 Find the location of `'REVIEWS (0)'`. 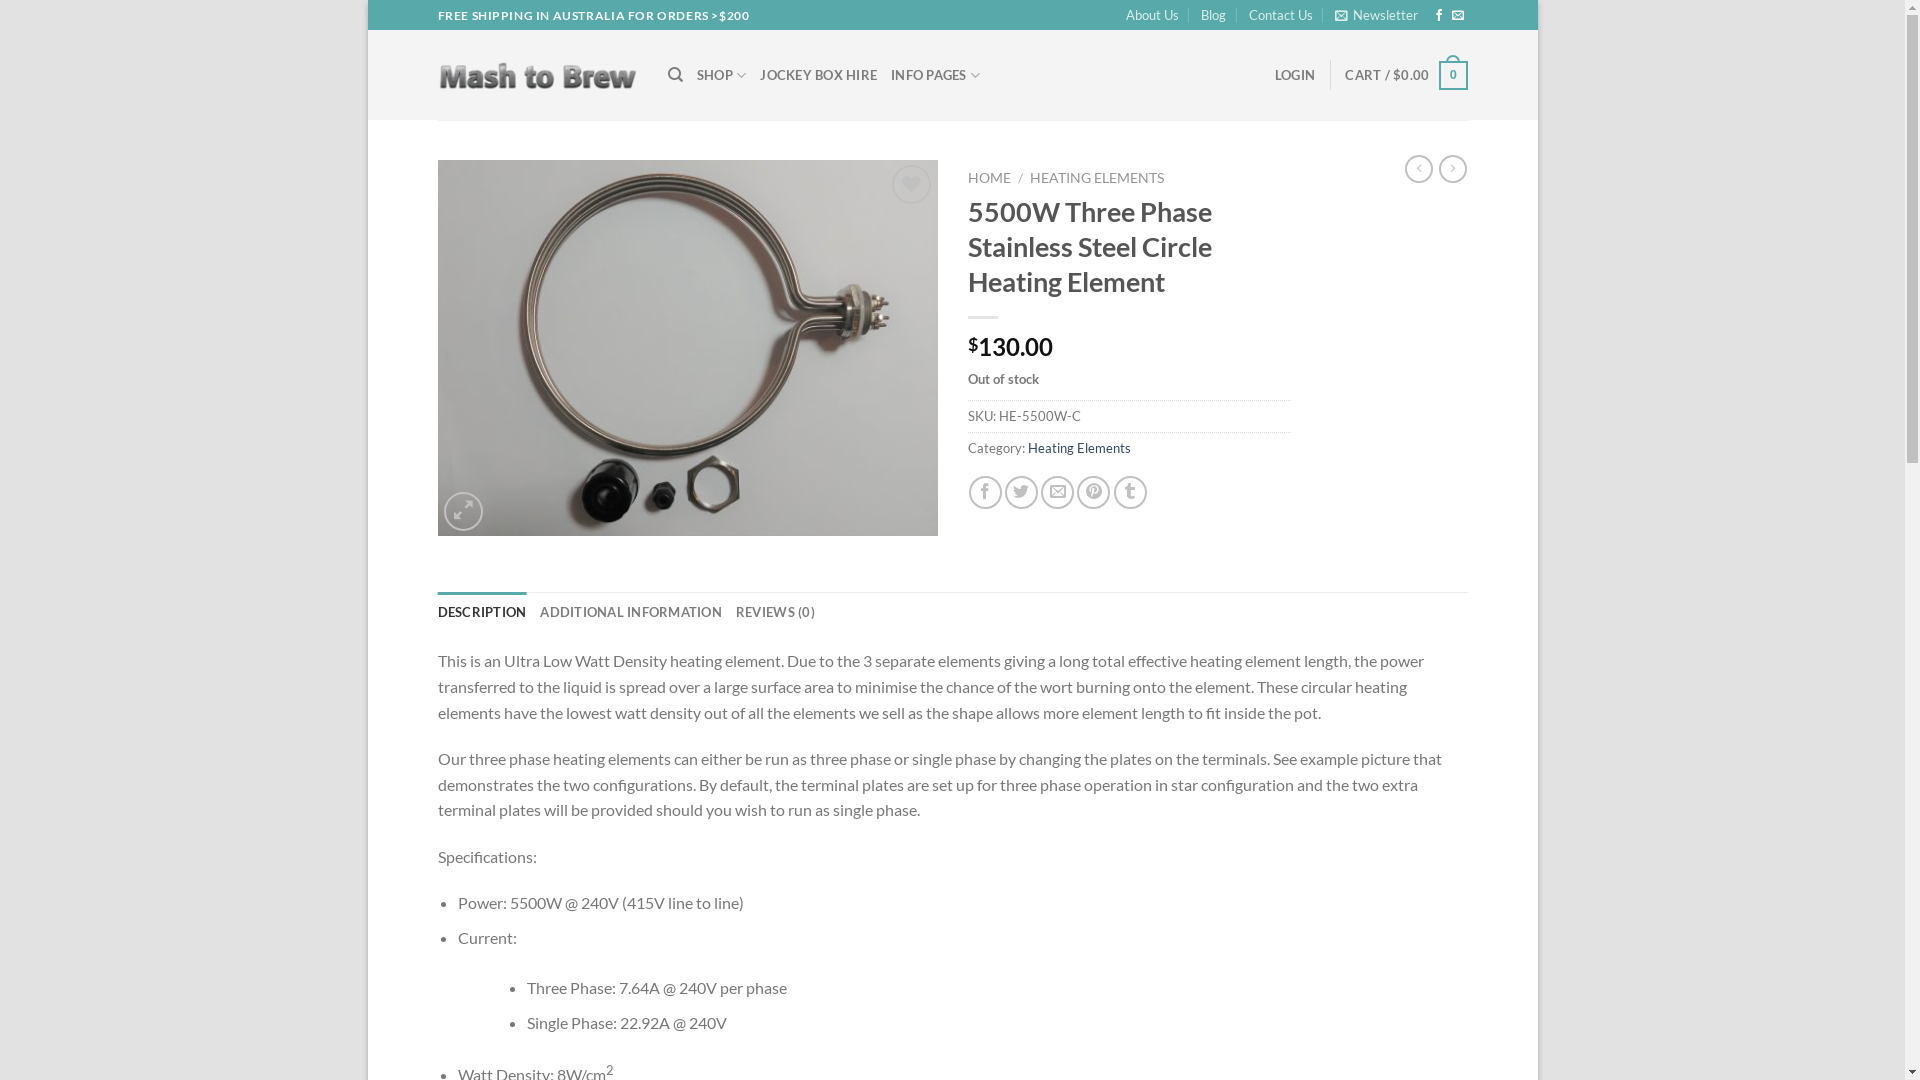

'REVIEWS (0)' is located at coordinates (774, 611).